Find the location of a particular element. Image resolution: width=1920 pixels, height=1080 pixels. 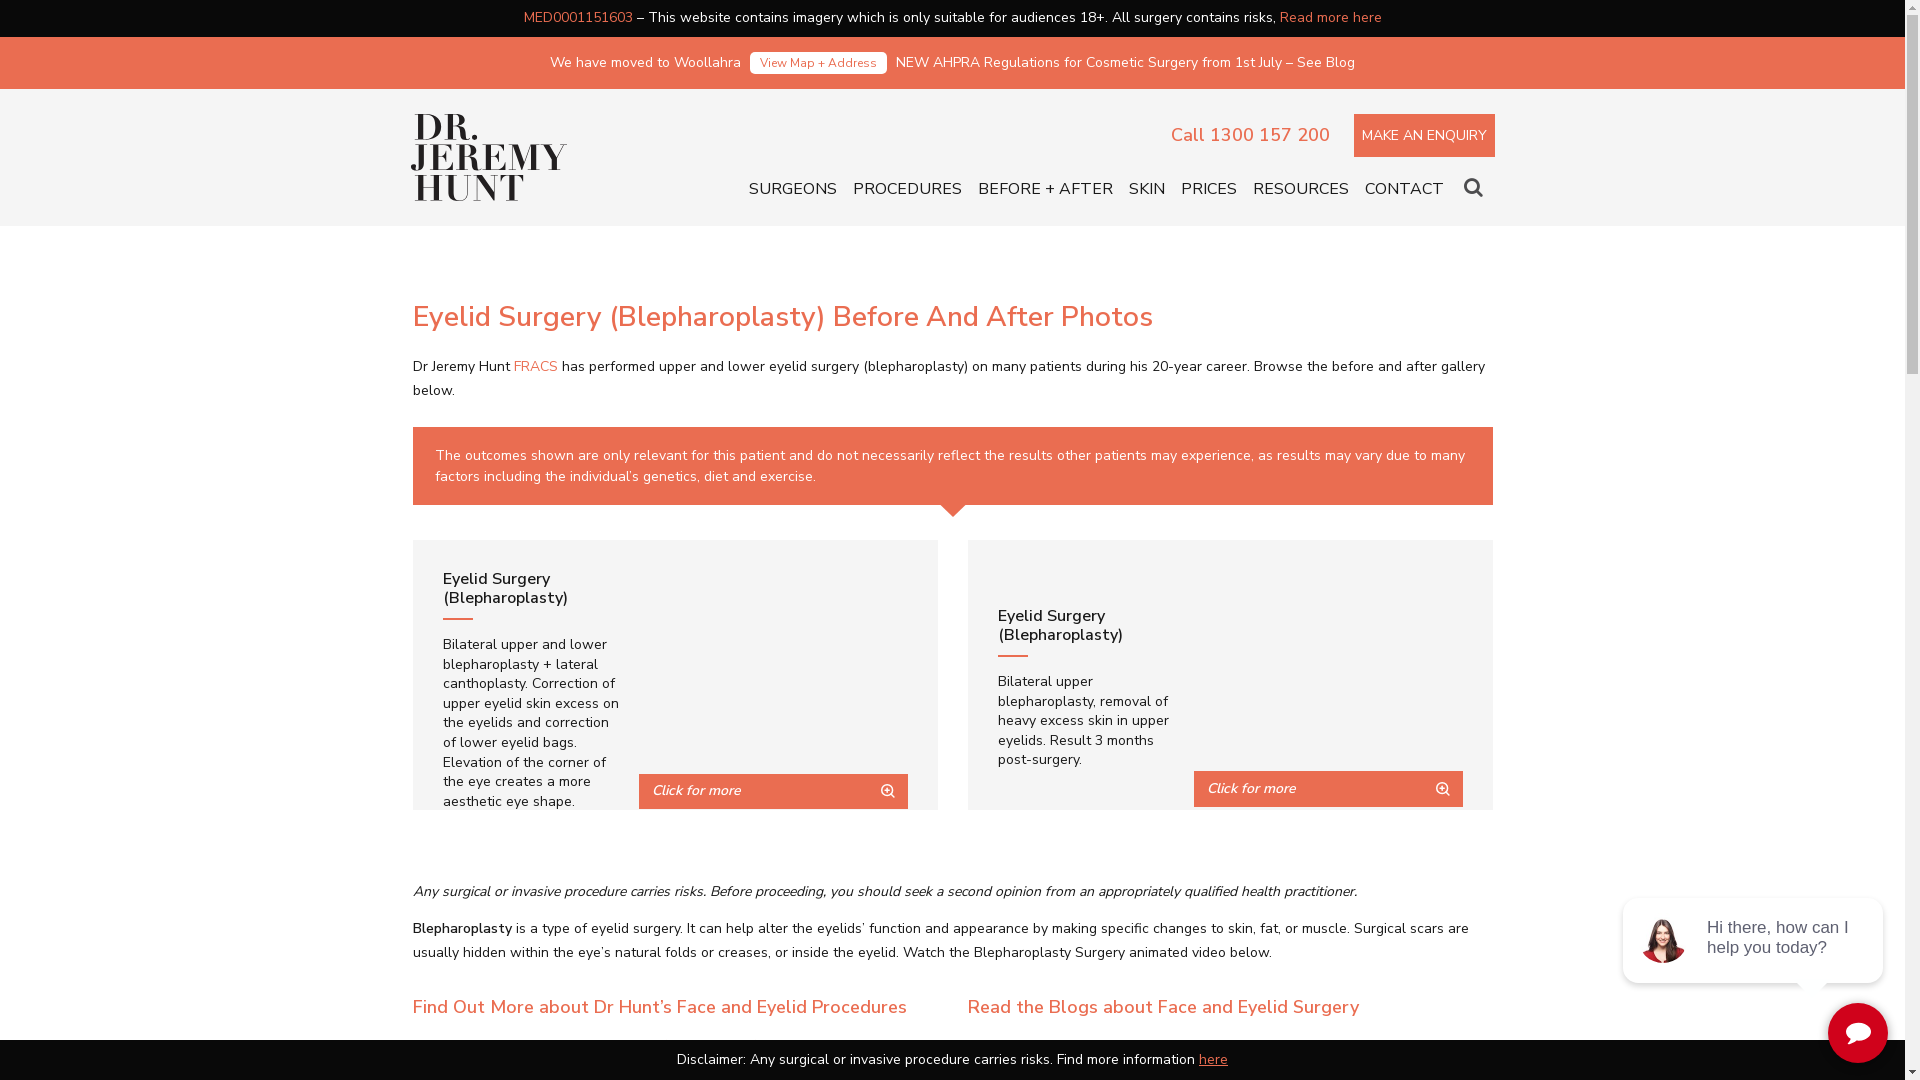

'BEFORE + AFTER' is located at coordinates (978, 189).